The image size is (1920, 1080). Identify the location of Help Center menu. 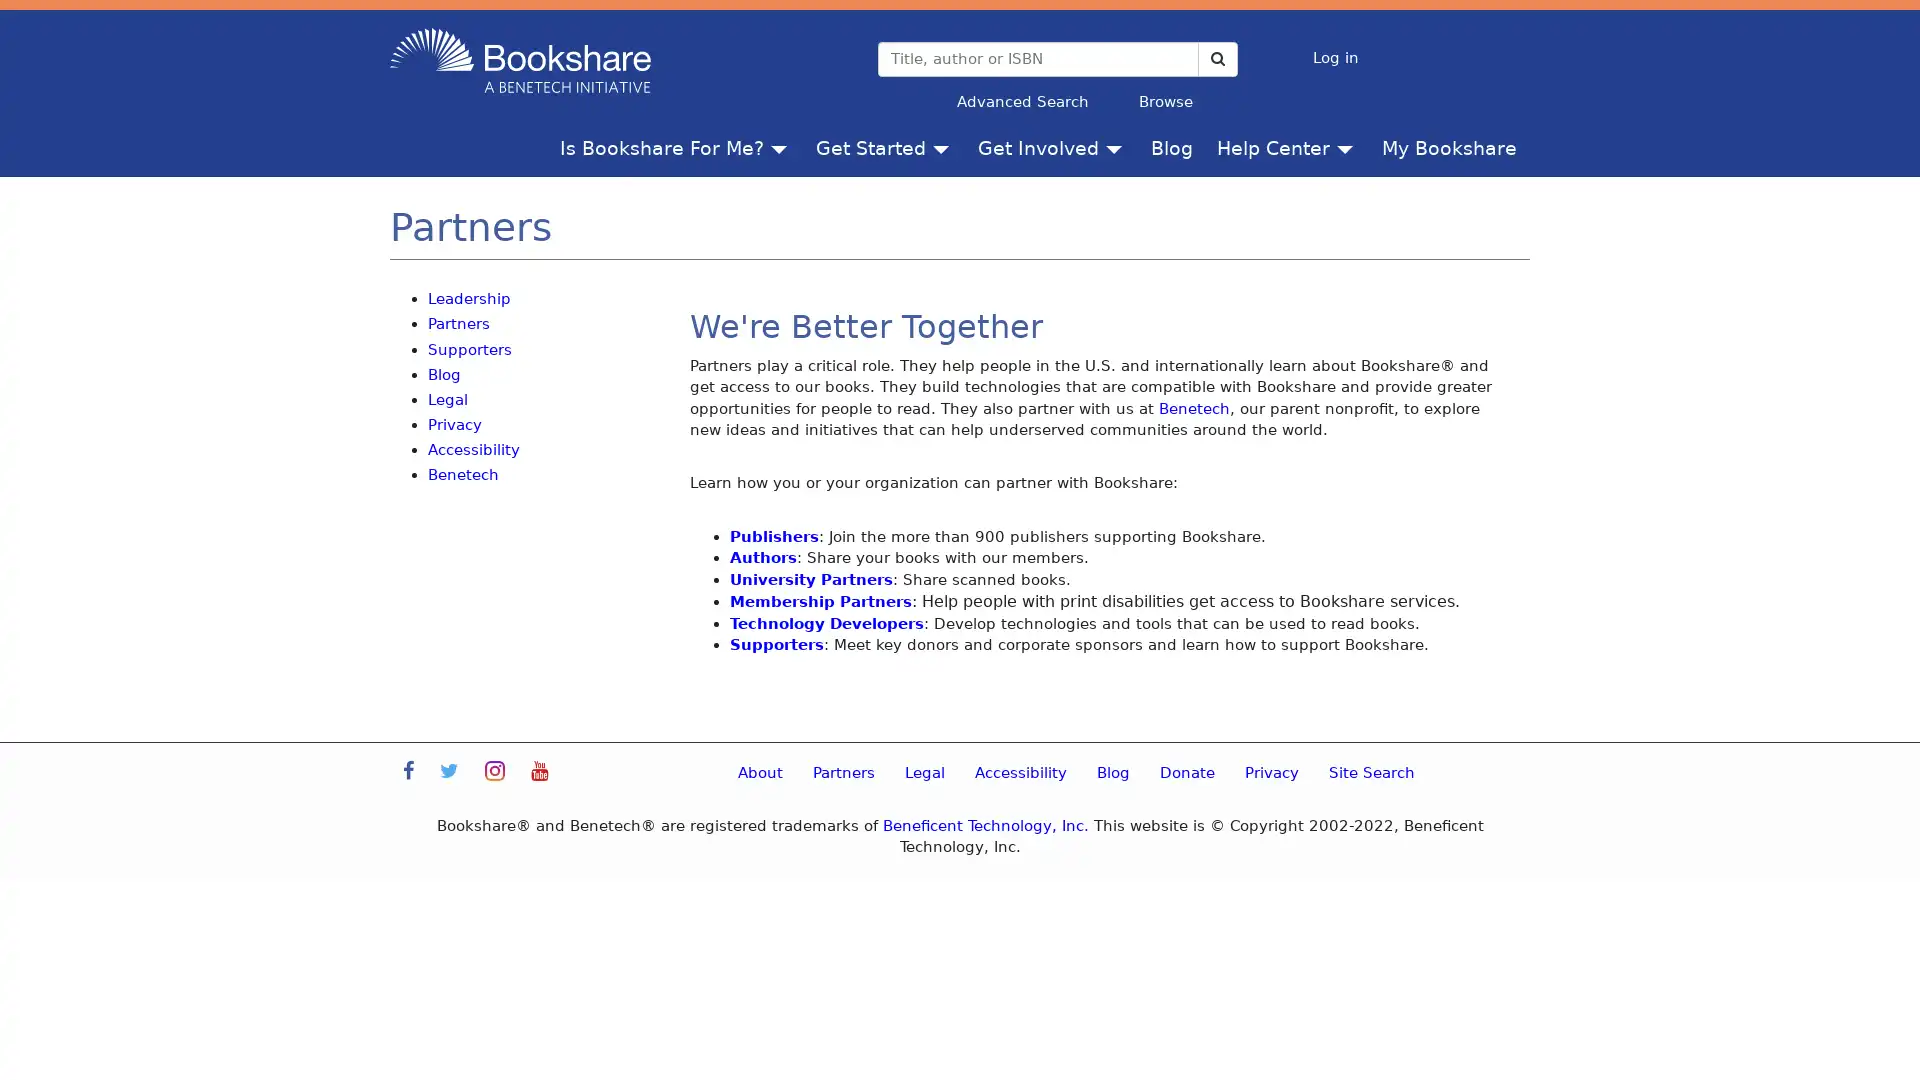
(1349, 146).